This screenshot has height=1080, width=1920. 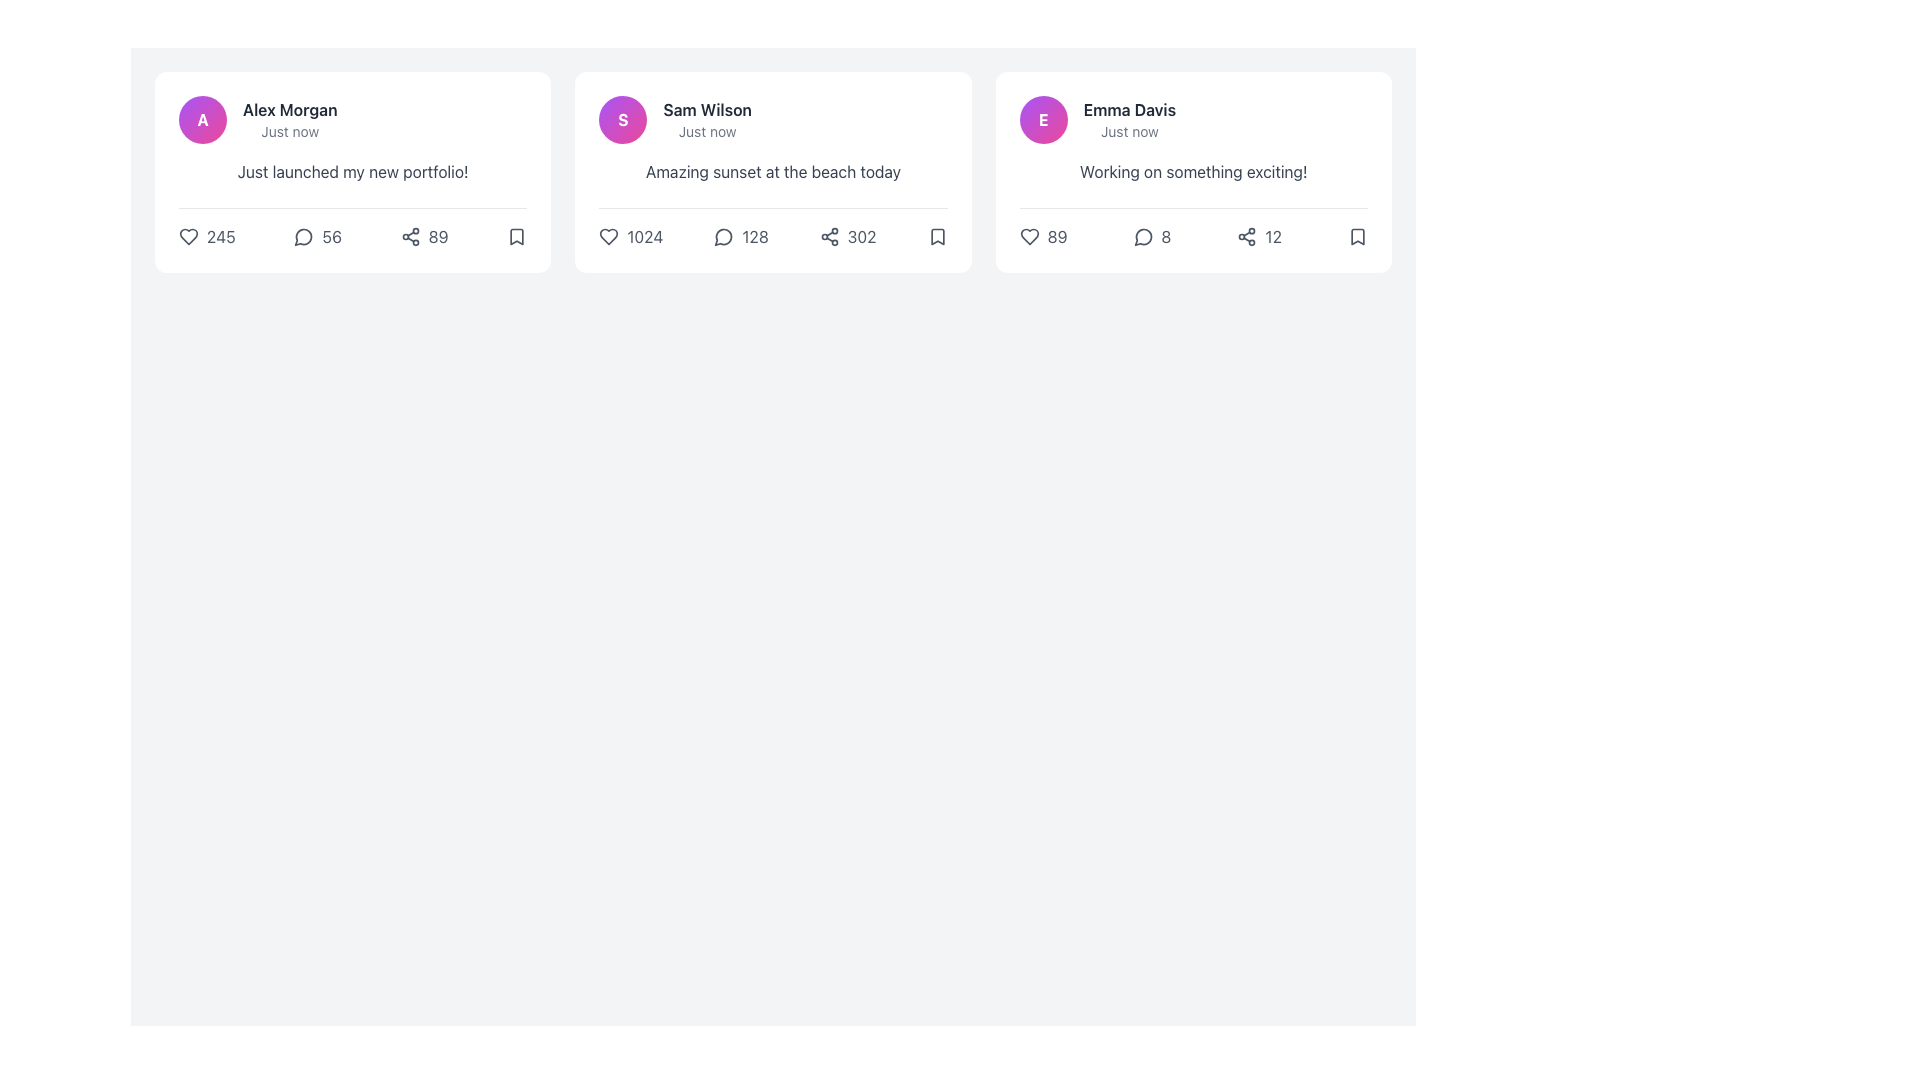 What do you see at coordinates (1143, 236) in the screenshot?
I see `the comment interaction SVG icon located in the third post card, specifically the second icon from the left in the bottom row of icons` at bounding box center [1143, 236].